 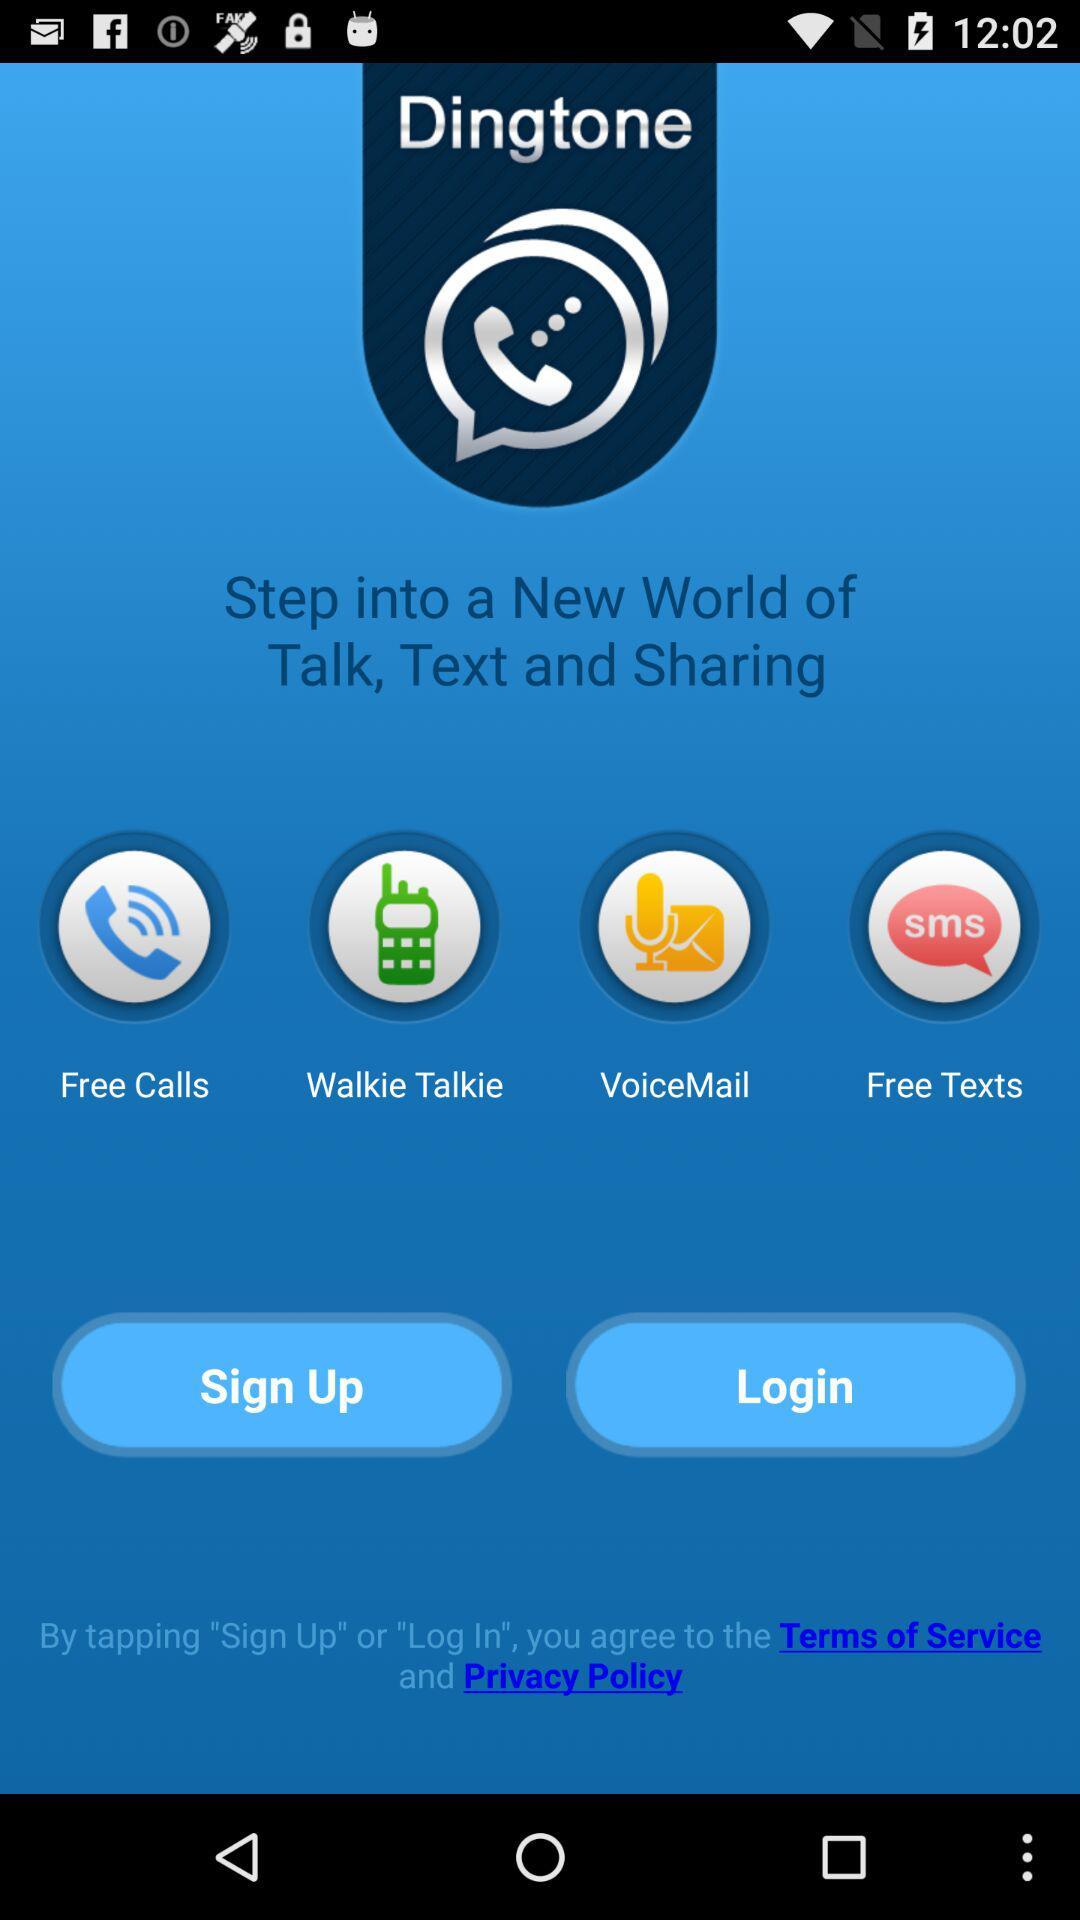 What do you see at coordinates (540, 1654) in the screenshot?
I see `the by tapping sign item` at bounding box center [540, 1654].